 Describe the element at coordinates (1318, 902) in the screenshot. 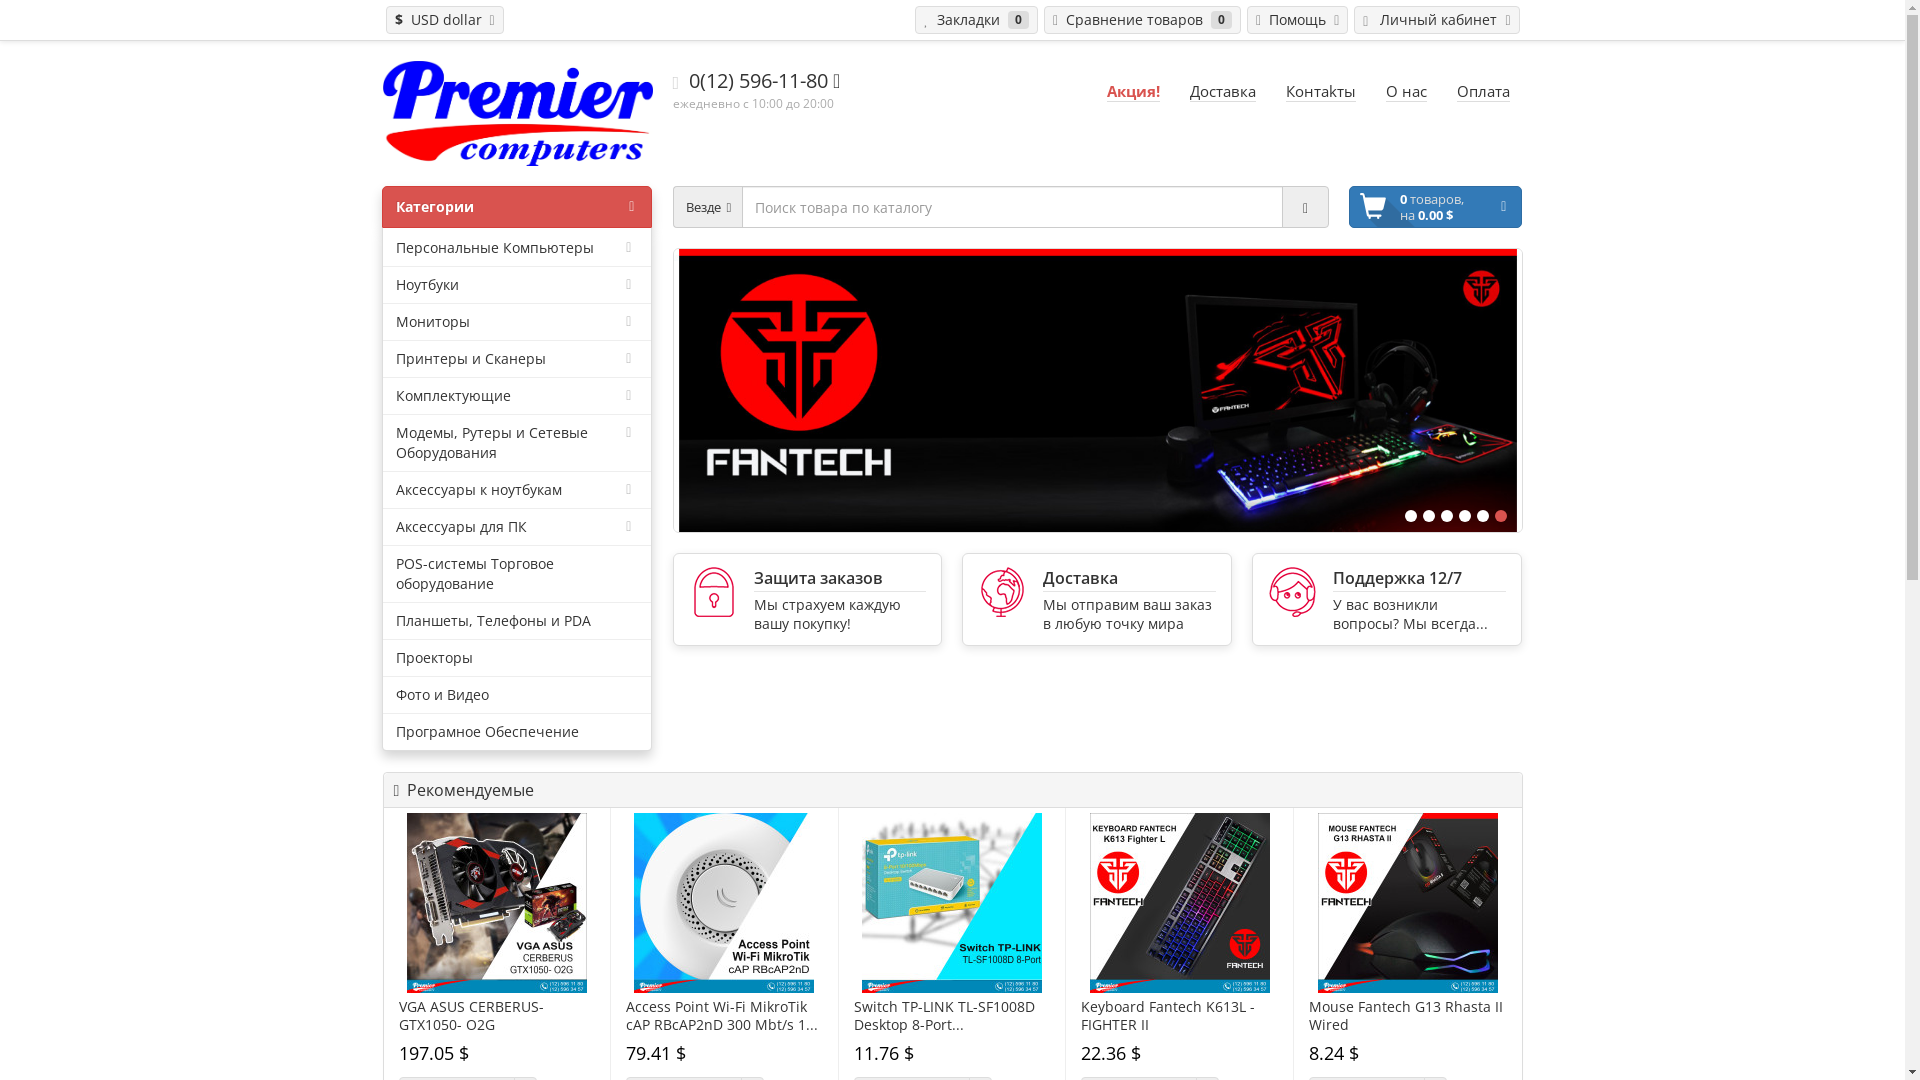

I see `'Mouse Fantech G13 Rhasta II Wired'` at that location.